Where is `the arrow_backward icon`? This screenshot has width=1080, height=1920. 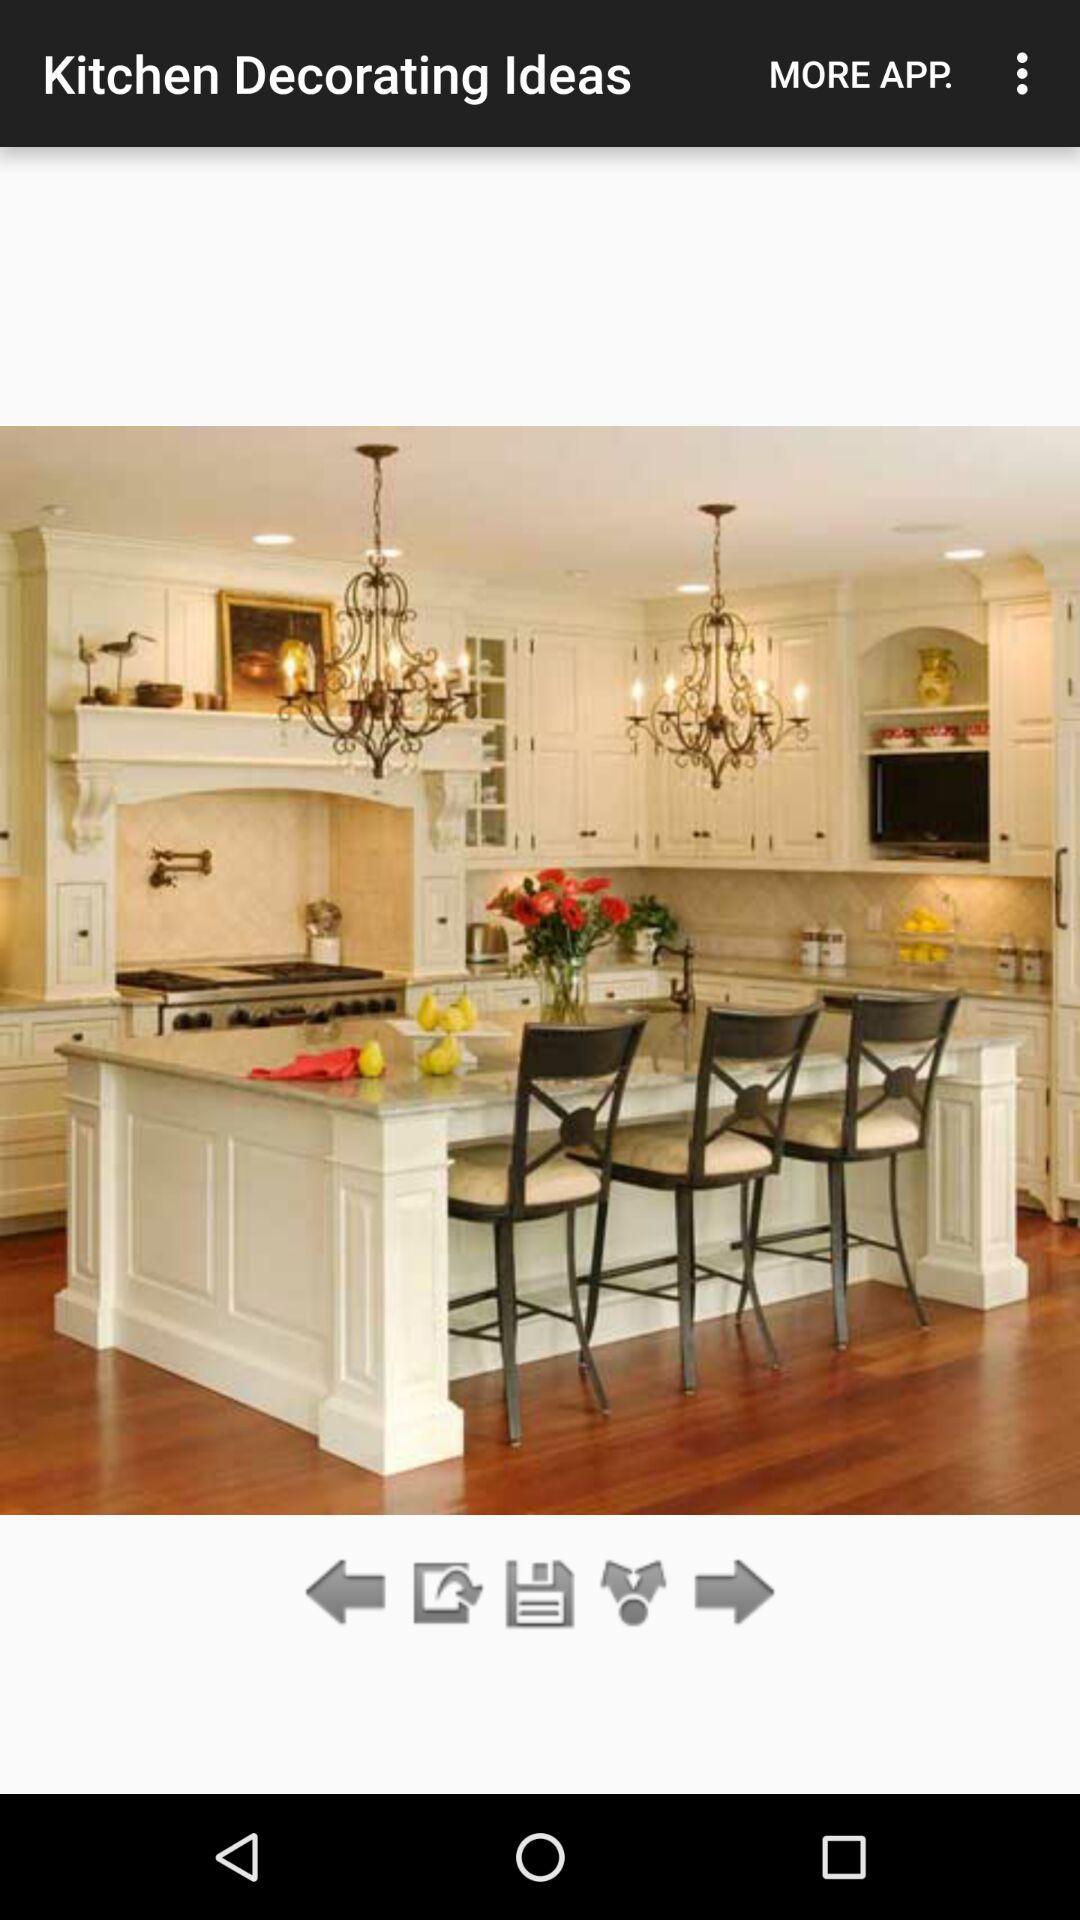
the arrow_backward icon is located at coordinates (350, 1593).